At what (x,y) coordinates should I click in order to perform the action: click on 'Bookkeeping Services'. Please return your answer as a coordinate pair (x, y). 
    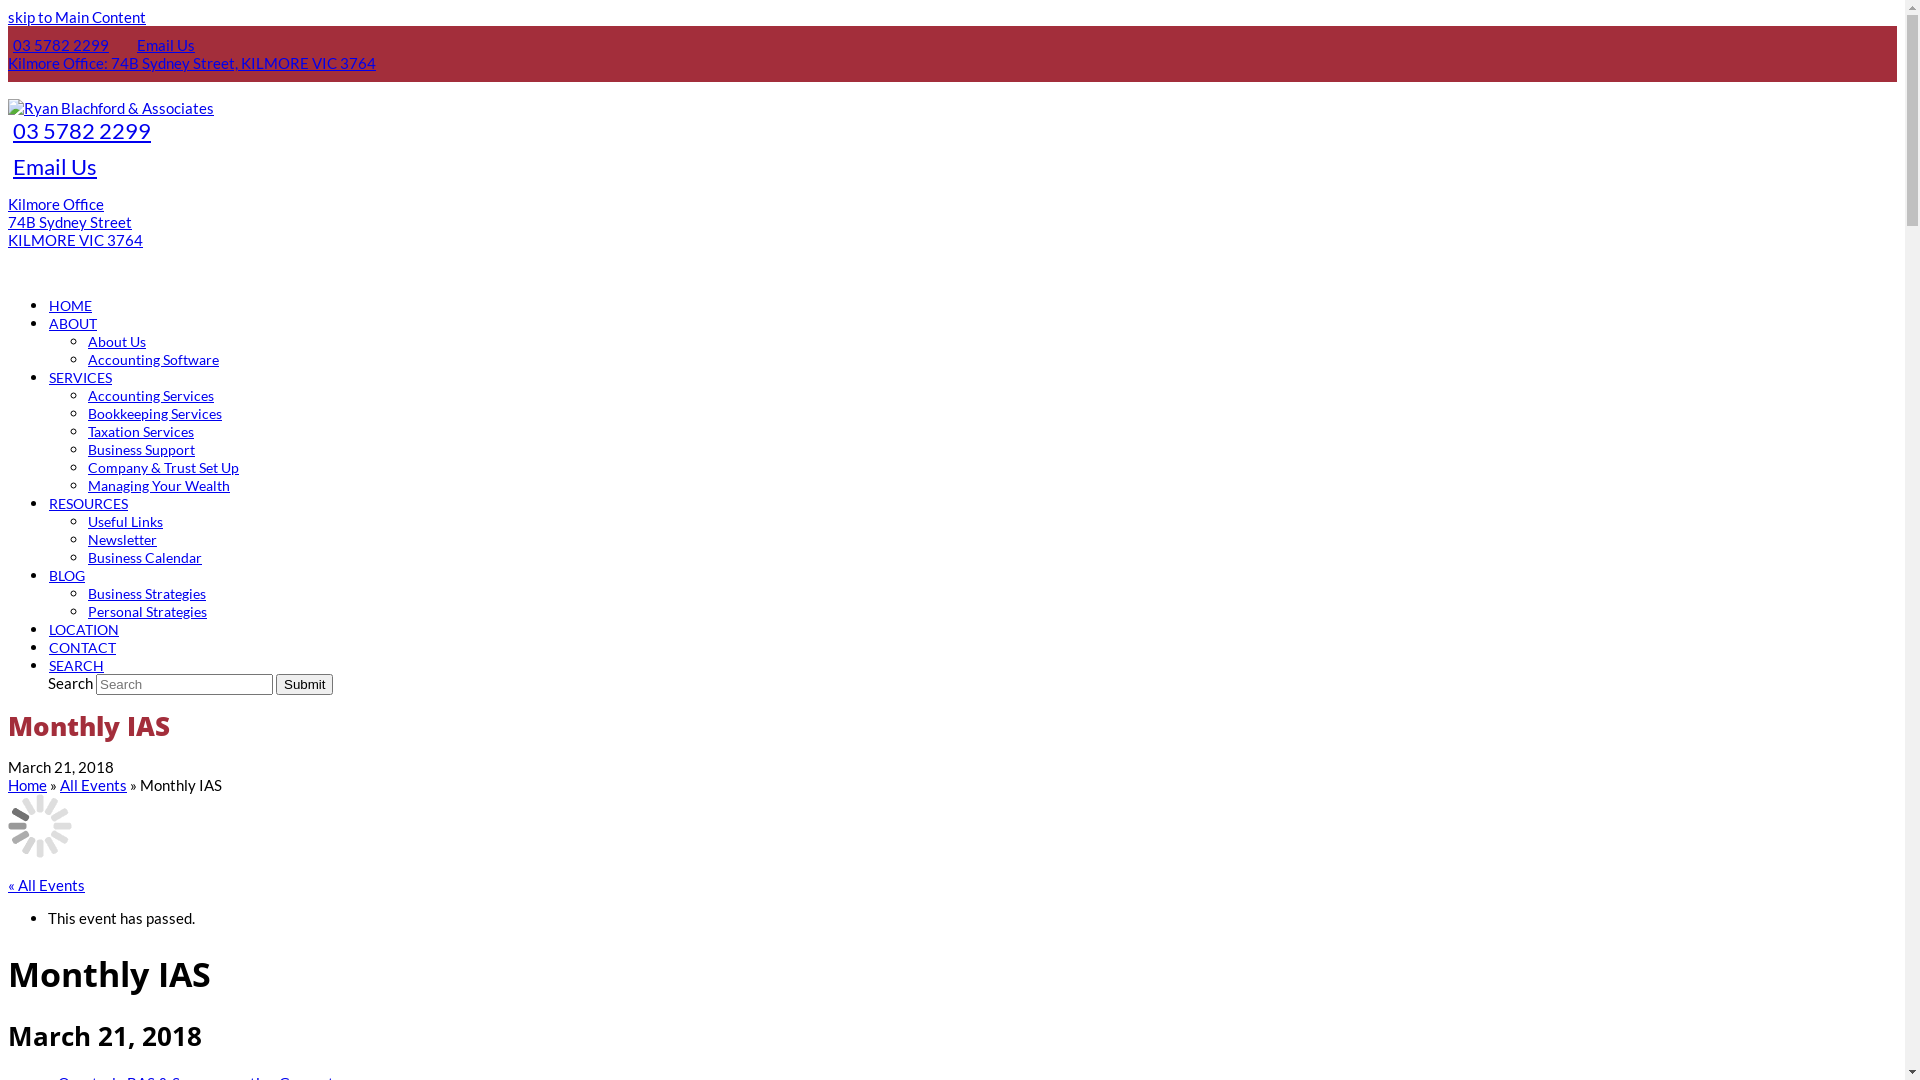
    Looking at the image, I should click on (153, 411).